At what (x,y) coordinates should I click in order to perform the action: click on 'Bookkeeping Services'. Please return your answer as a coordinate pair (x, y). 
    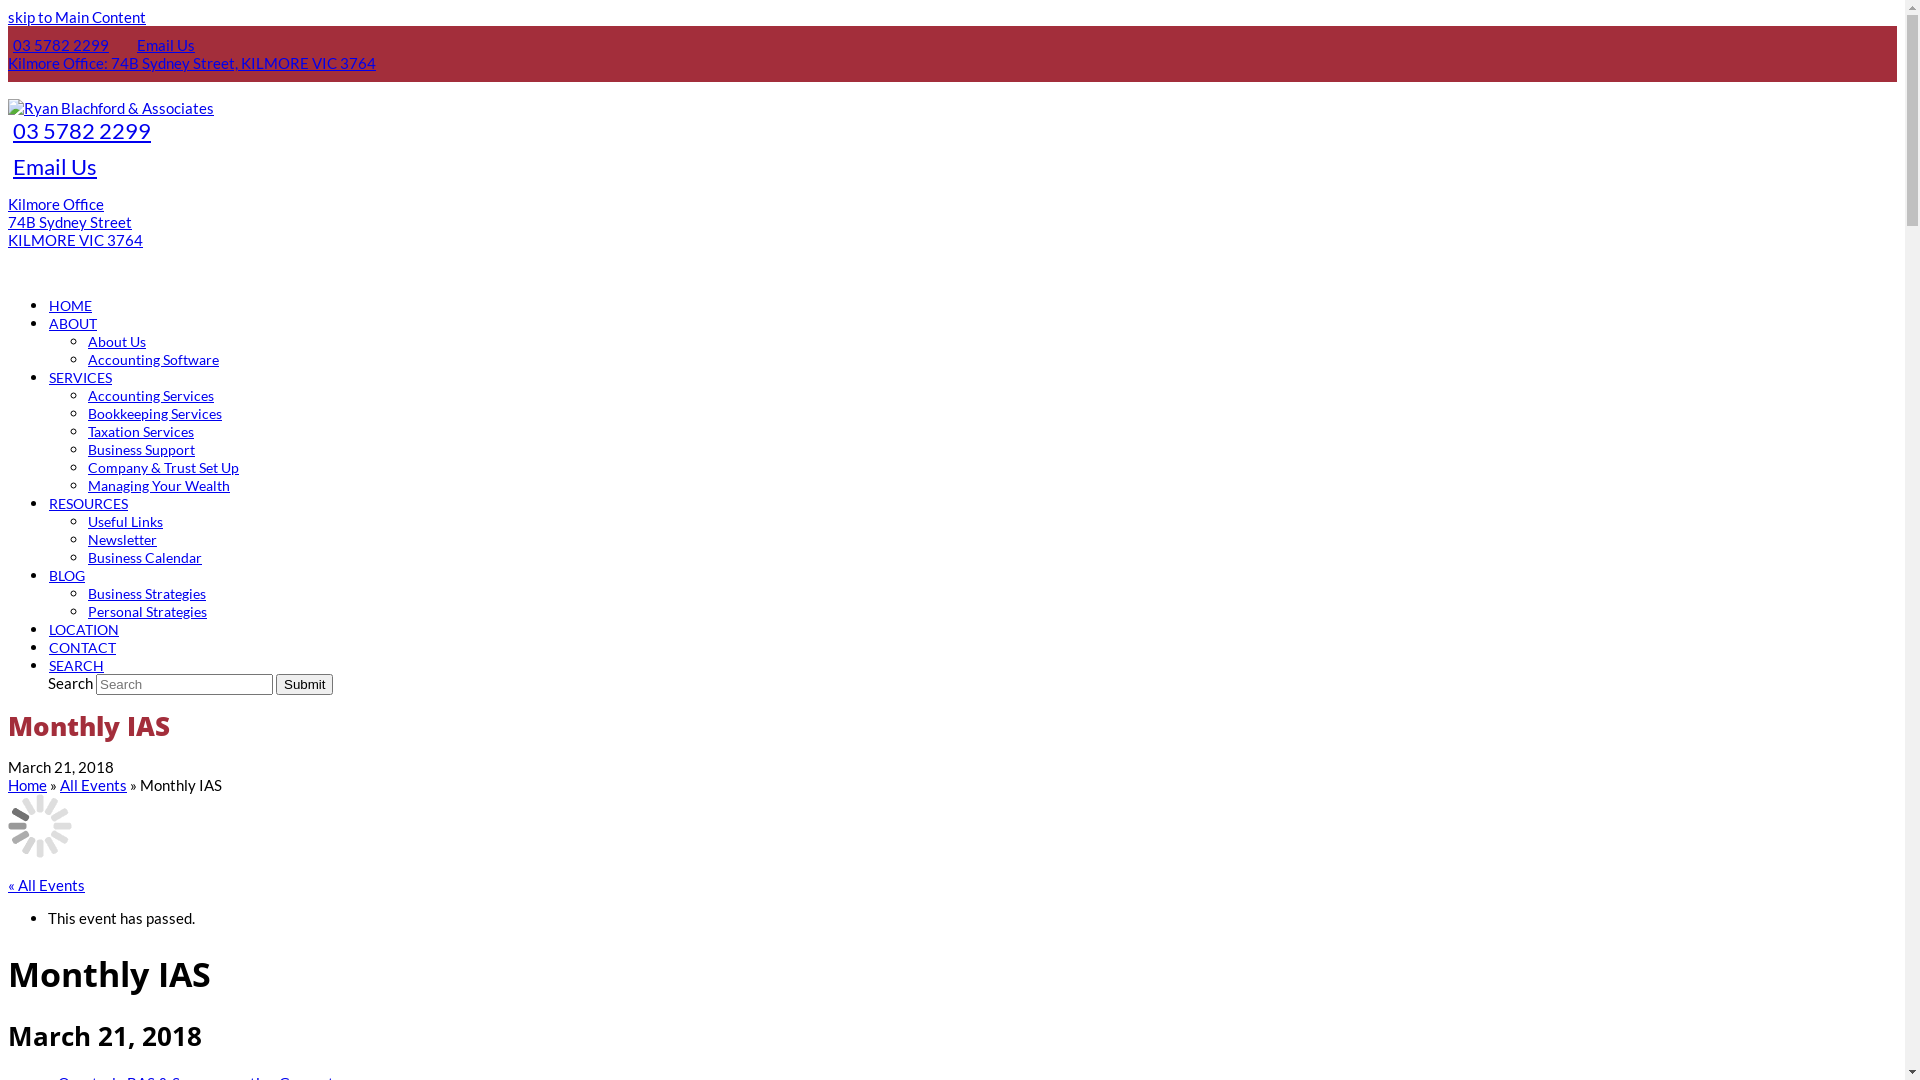
    Looking at the image, I should click on (153, 411).